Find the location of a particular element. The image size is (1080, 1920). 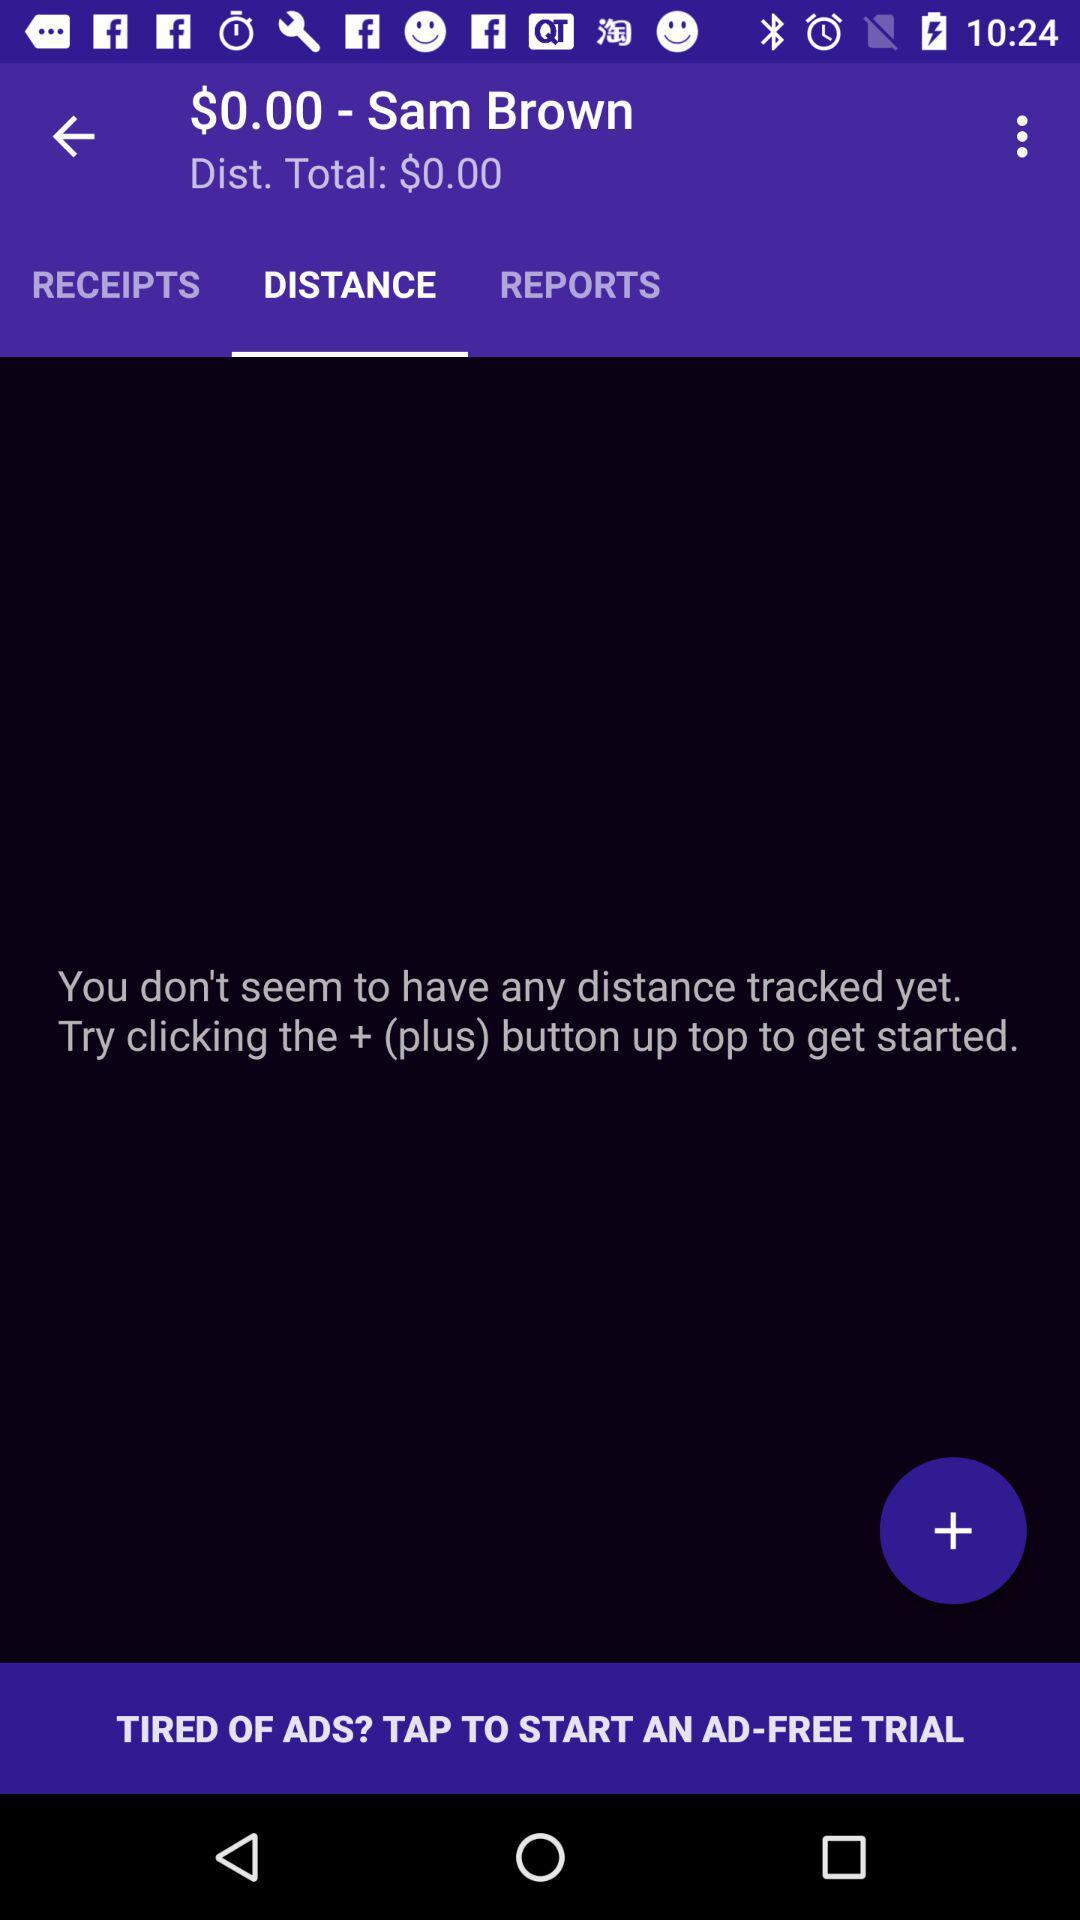

get stated is located at coordinates (952, 1529).